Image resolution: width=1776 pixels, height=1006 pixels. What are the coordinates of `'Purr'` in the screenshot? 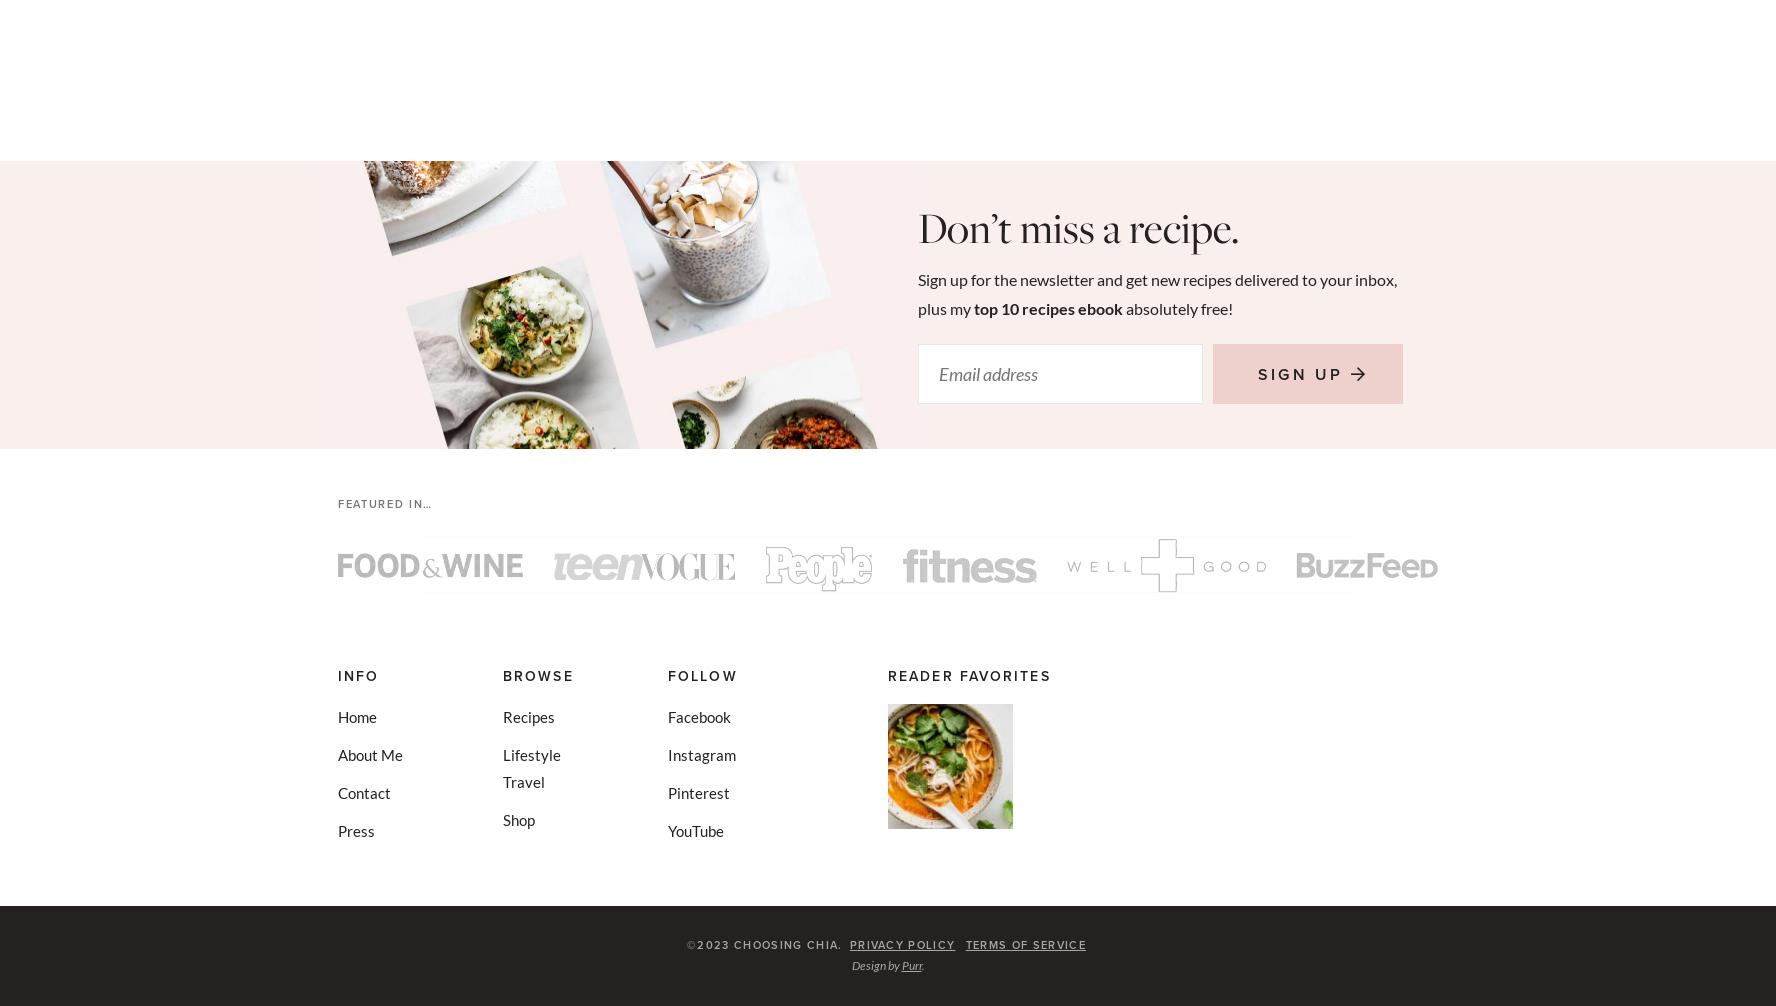 It's located at (910, 964).